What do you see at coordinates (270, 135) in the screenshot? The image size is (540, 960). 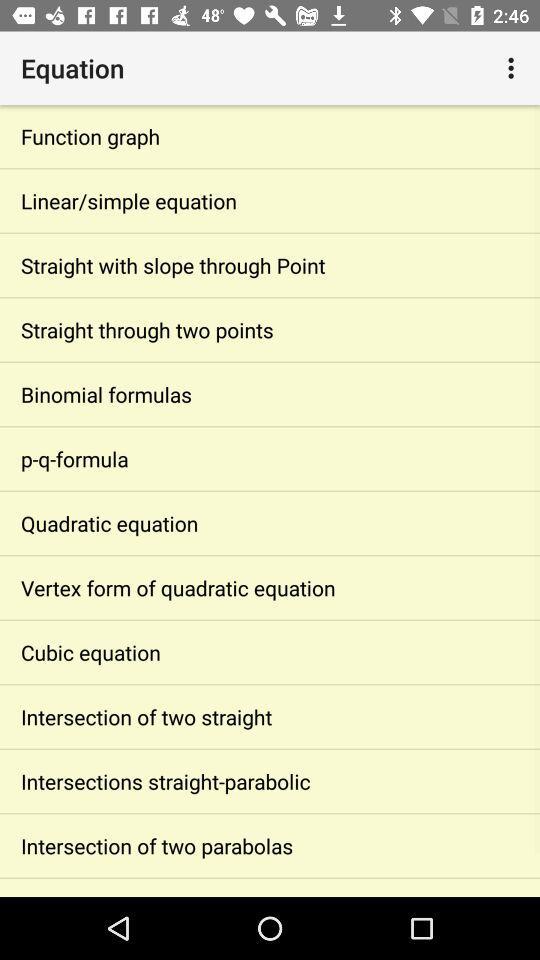 I see `function graph item` at bounding box center [270, 135].